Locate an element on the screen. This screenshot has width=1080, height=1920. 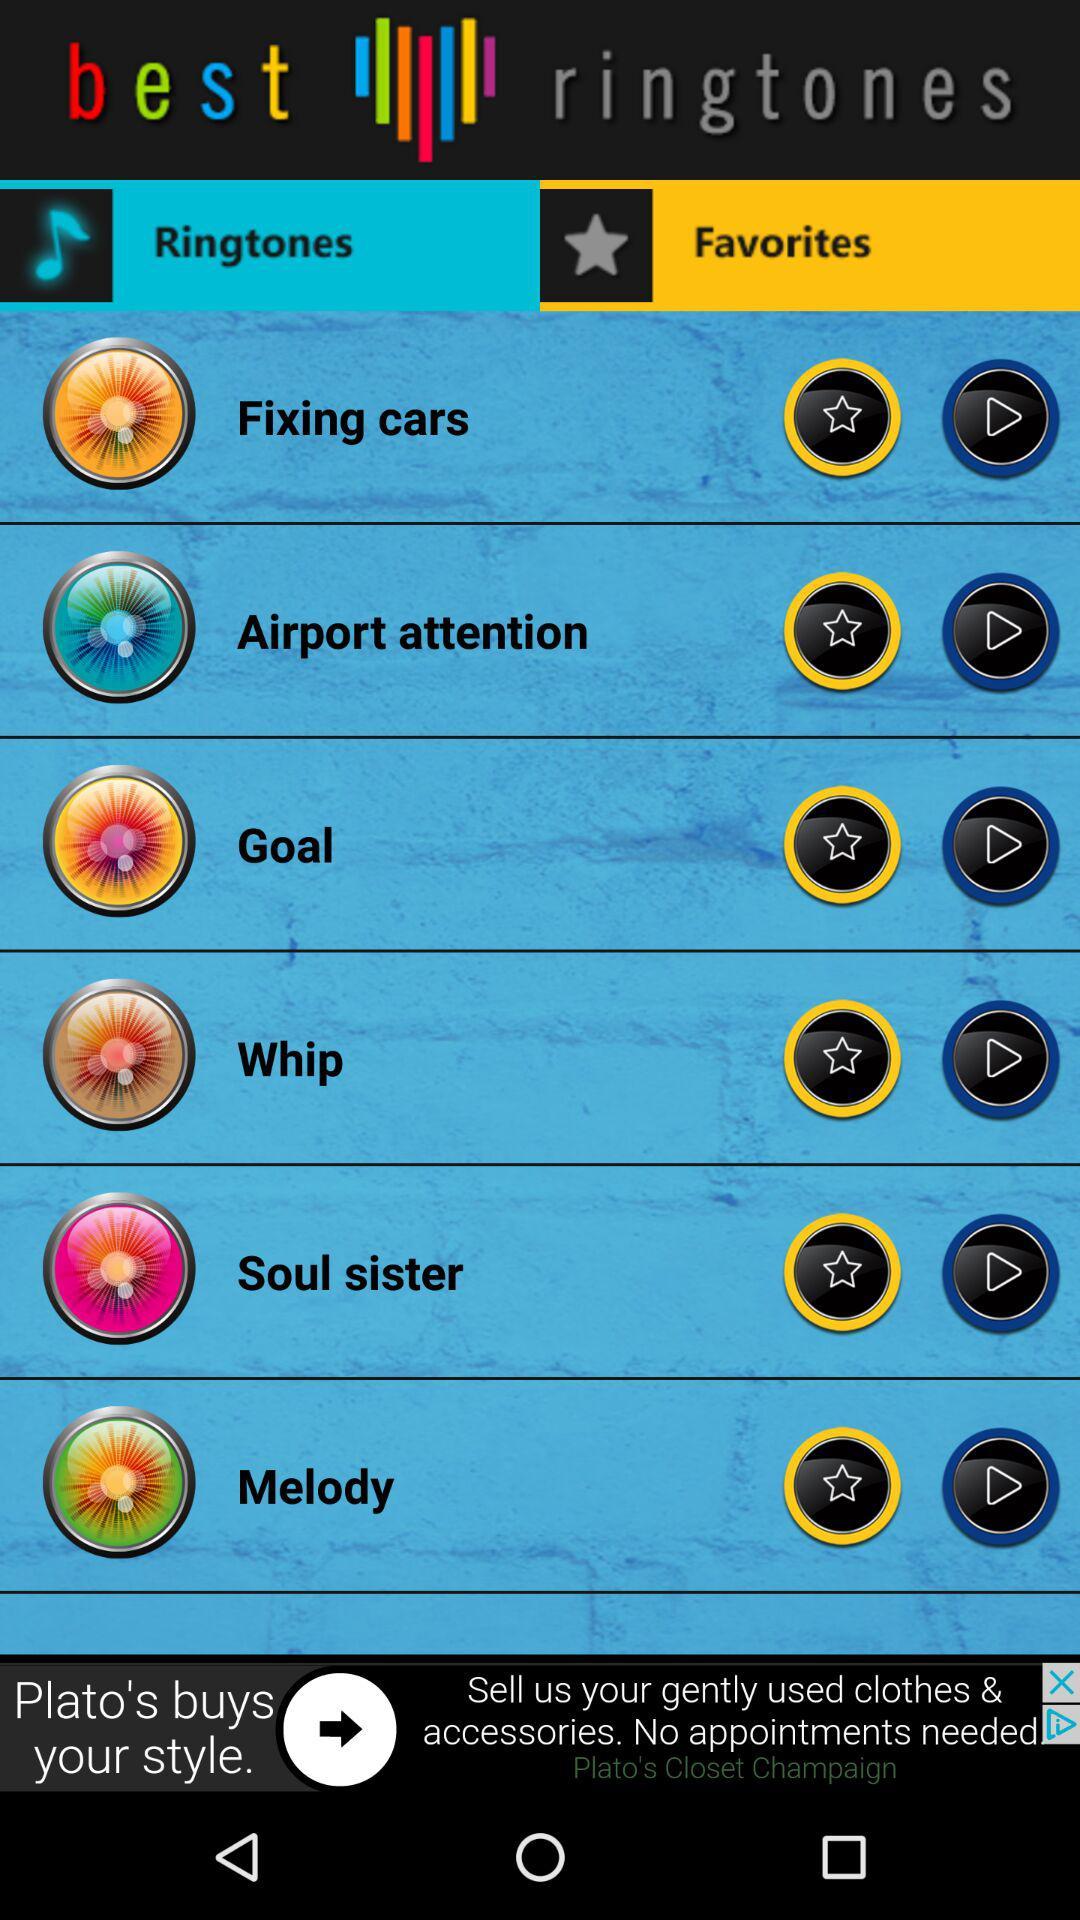
play goal music is located at coordinates (1000, 844).